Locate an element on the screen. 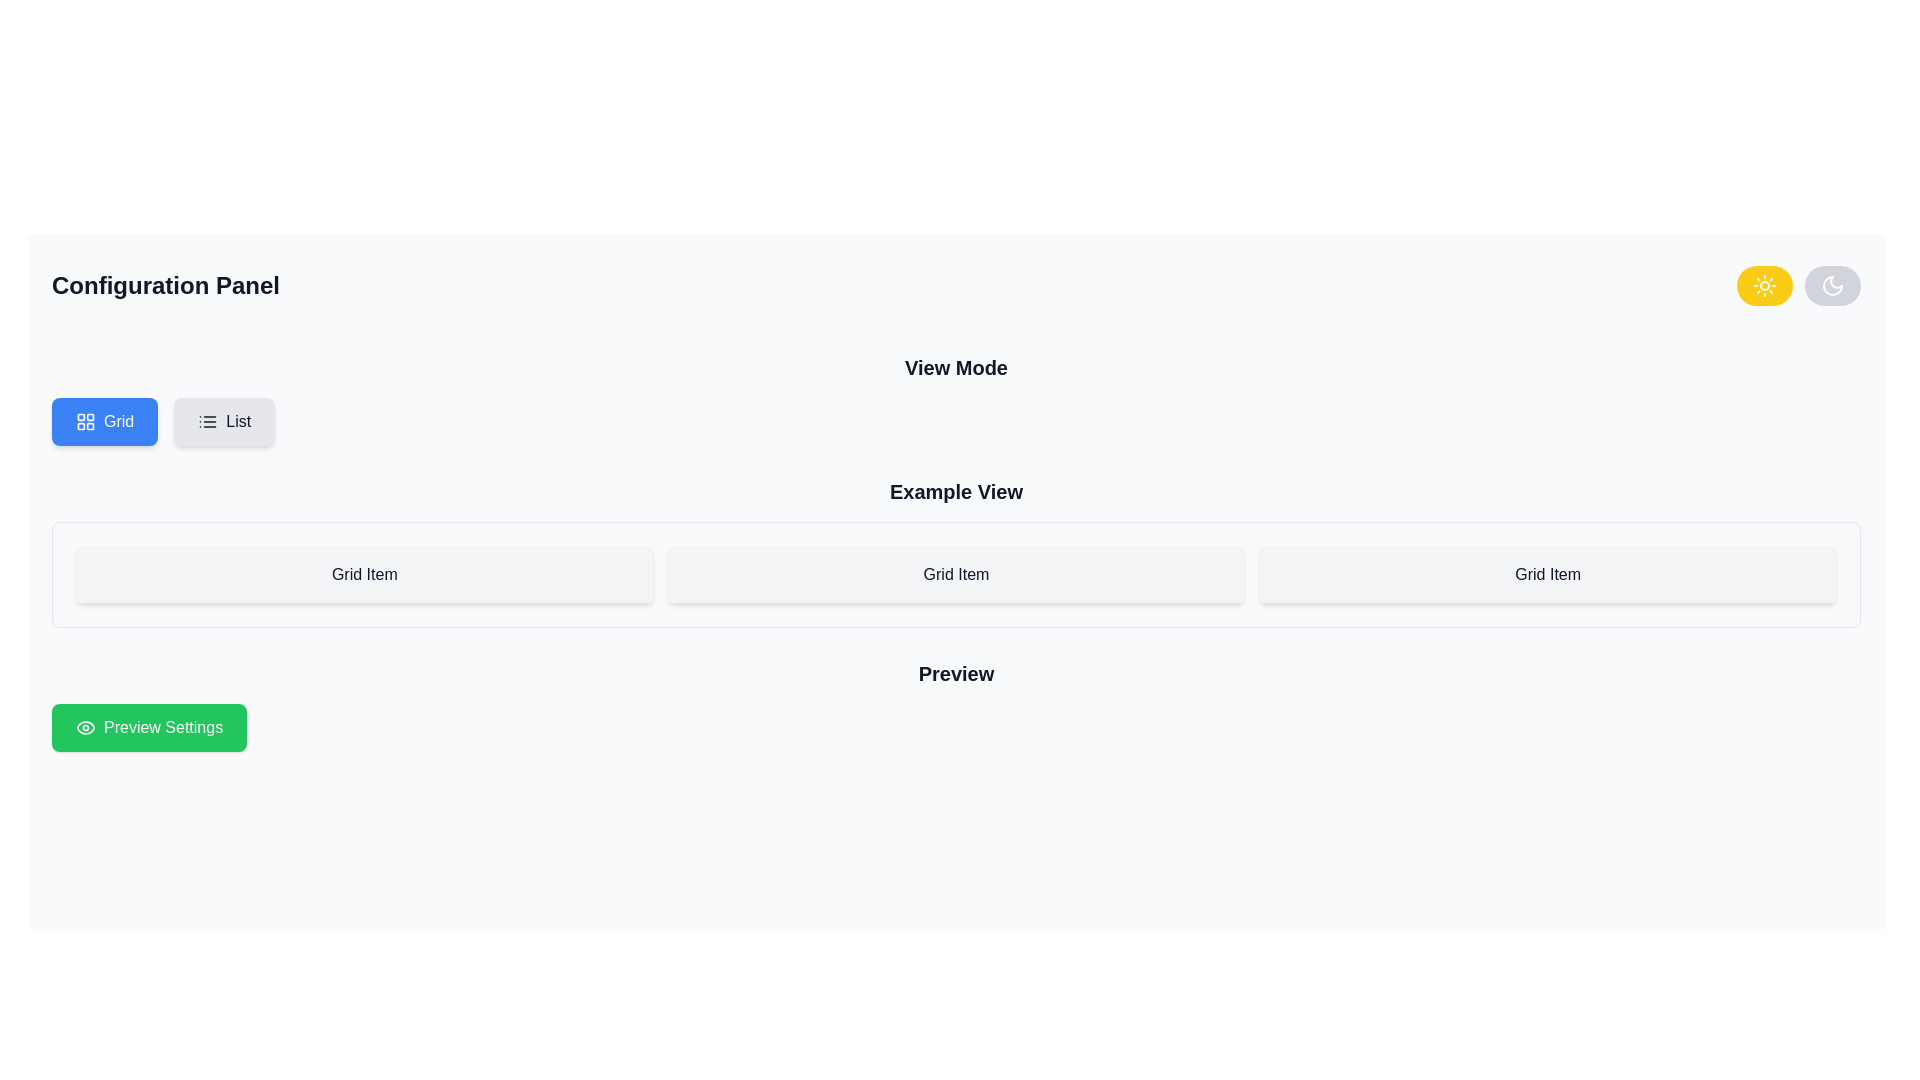  the second button in the horizontal group of two buttons, located next to the blue 'Grid' button is located at coordinates (224, 420).